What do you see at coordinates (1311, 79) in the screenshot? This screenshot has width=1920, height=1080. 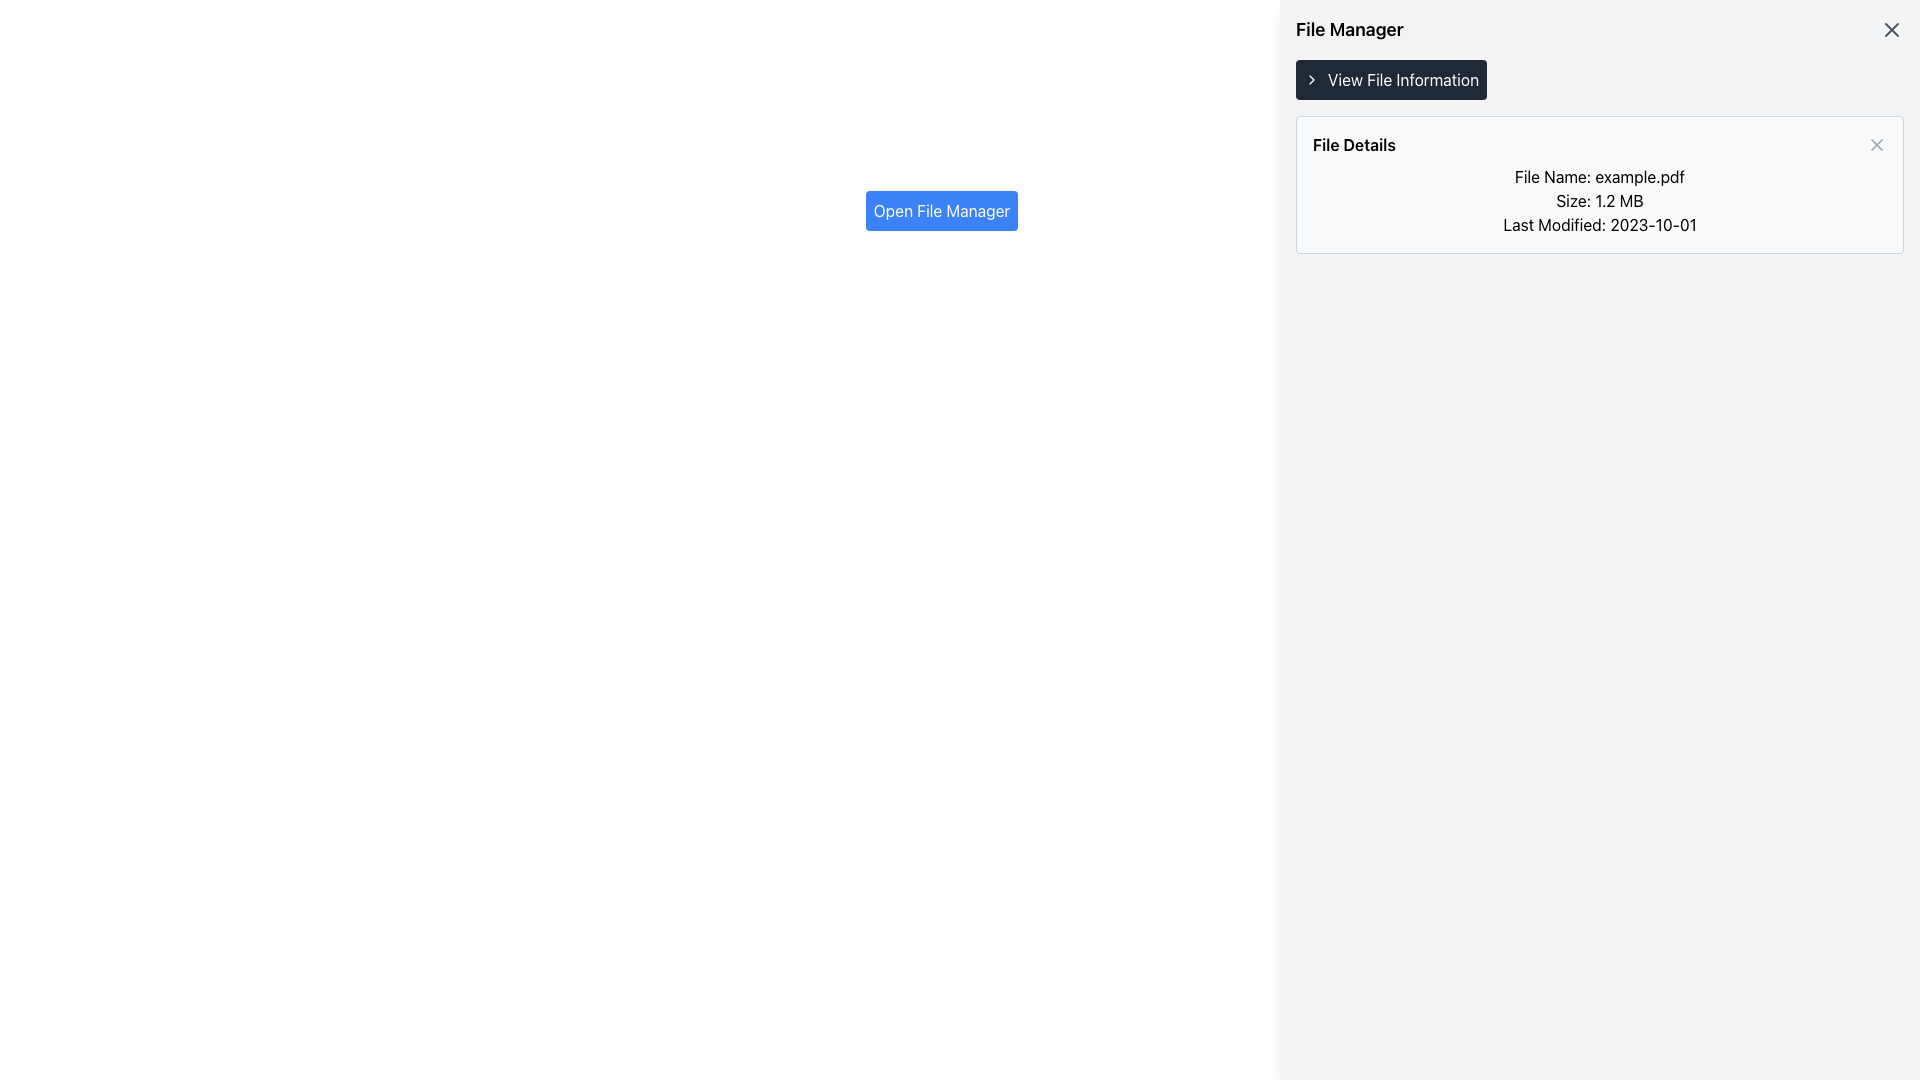 I see `the decorative icon located to the left of the text within the 'View File Information' button in the right-side panel` at bounding box center [1311, 79].